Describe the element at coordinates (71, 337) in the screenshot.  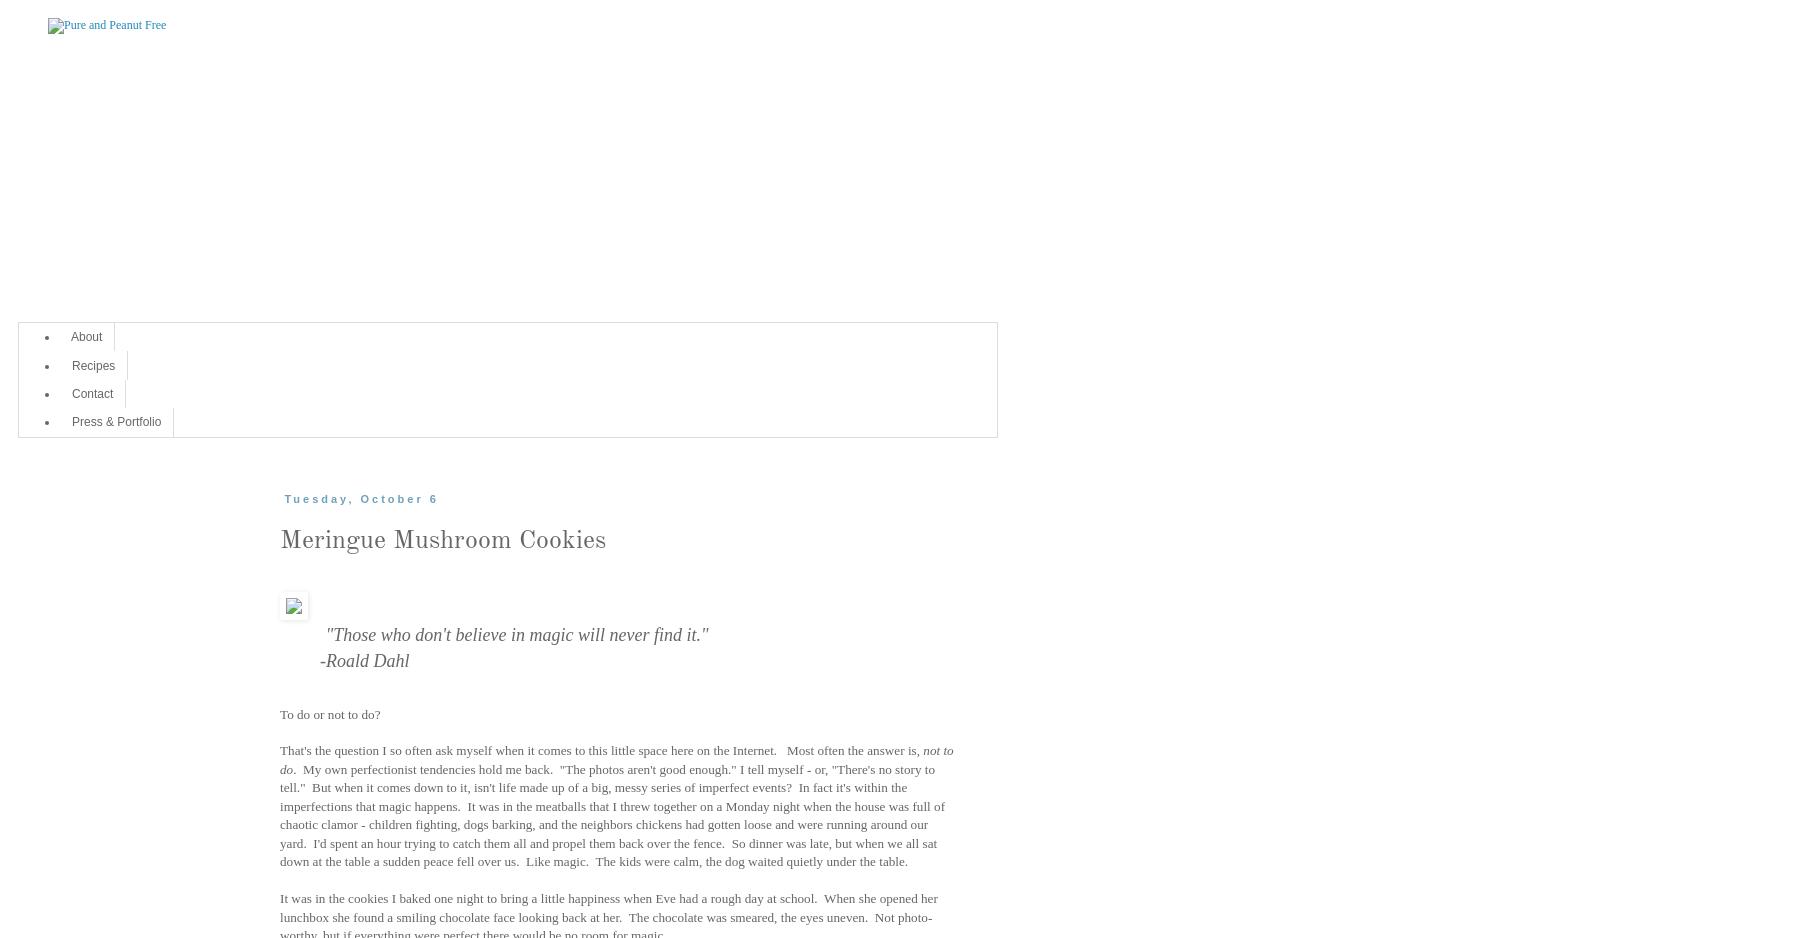
I see `'About'` at that location.